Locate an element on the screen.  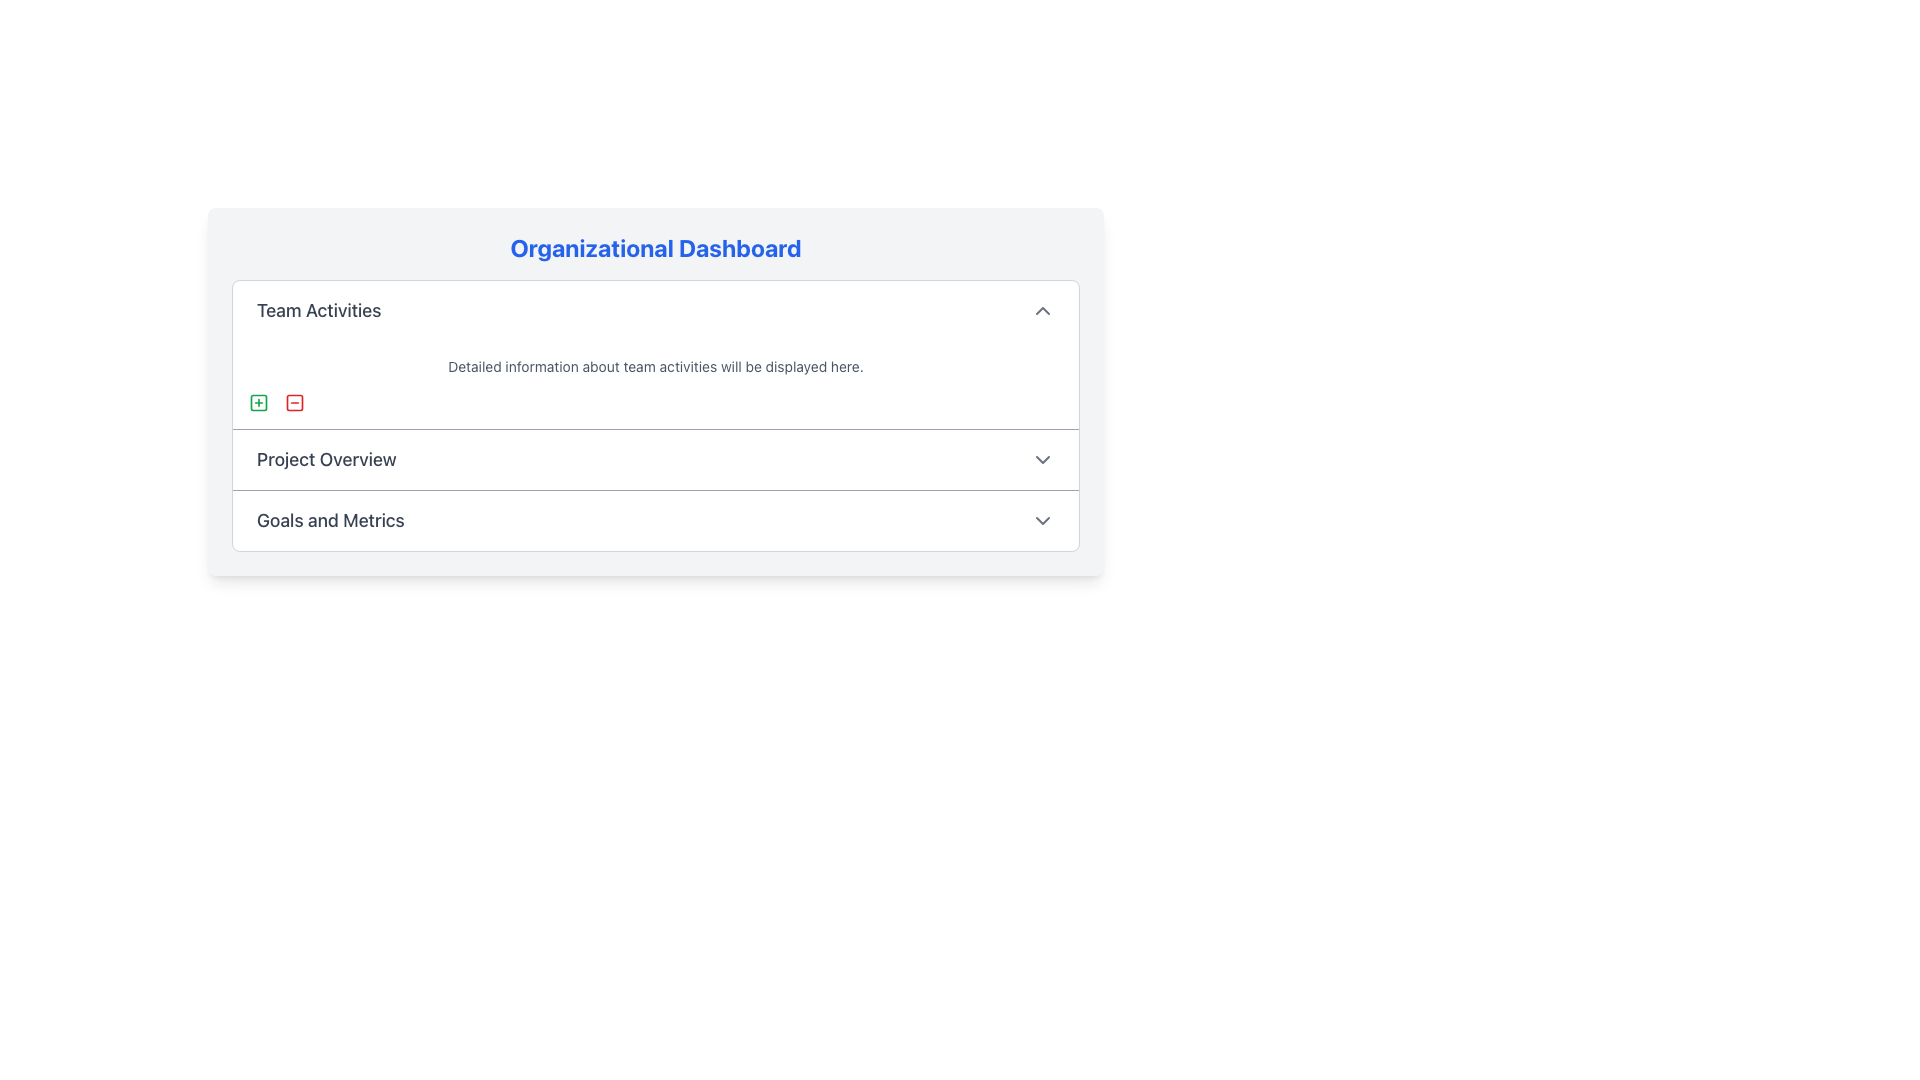
the square button with a green outline and '+' symbol in the upper-left corner of the 'Team Activities' section to observe the color change effect is located at coordinates (258, 402).